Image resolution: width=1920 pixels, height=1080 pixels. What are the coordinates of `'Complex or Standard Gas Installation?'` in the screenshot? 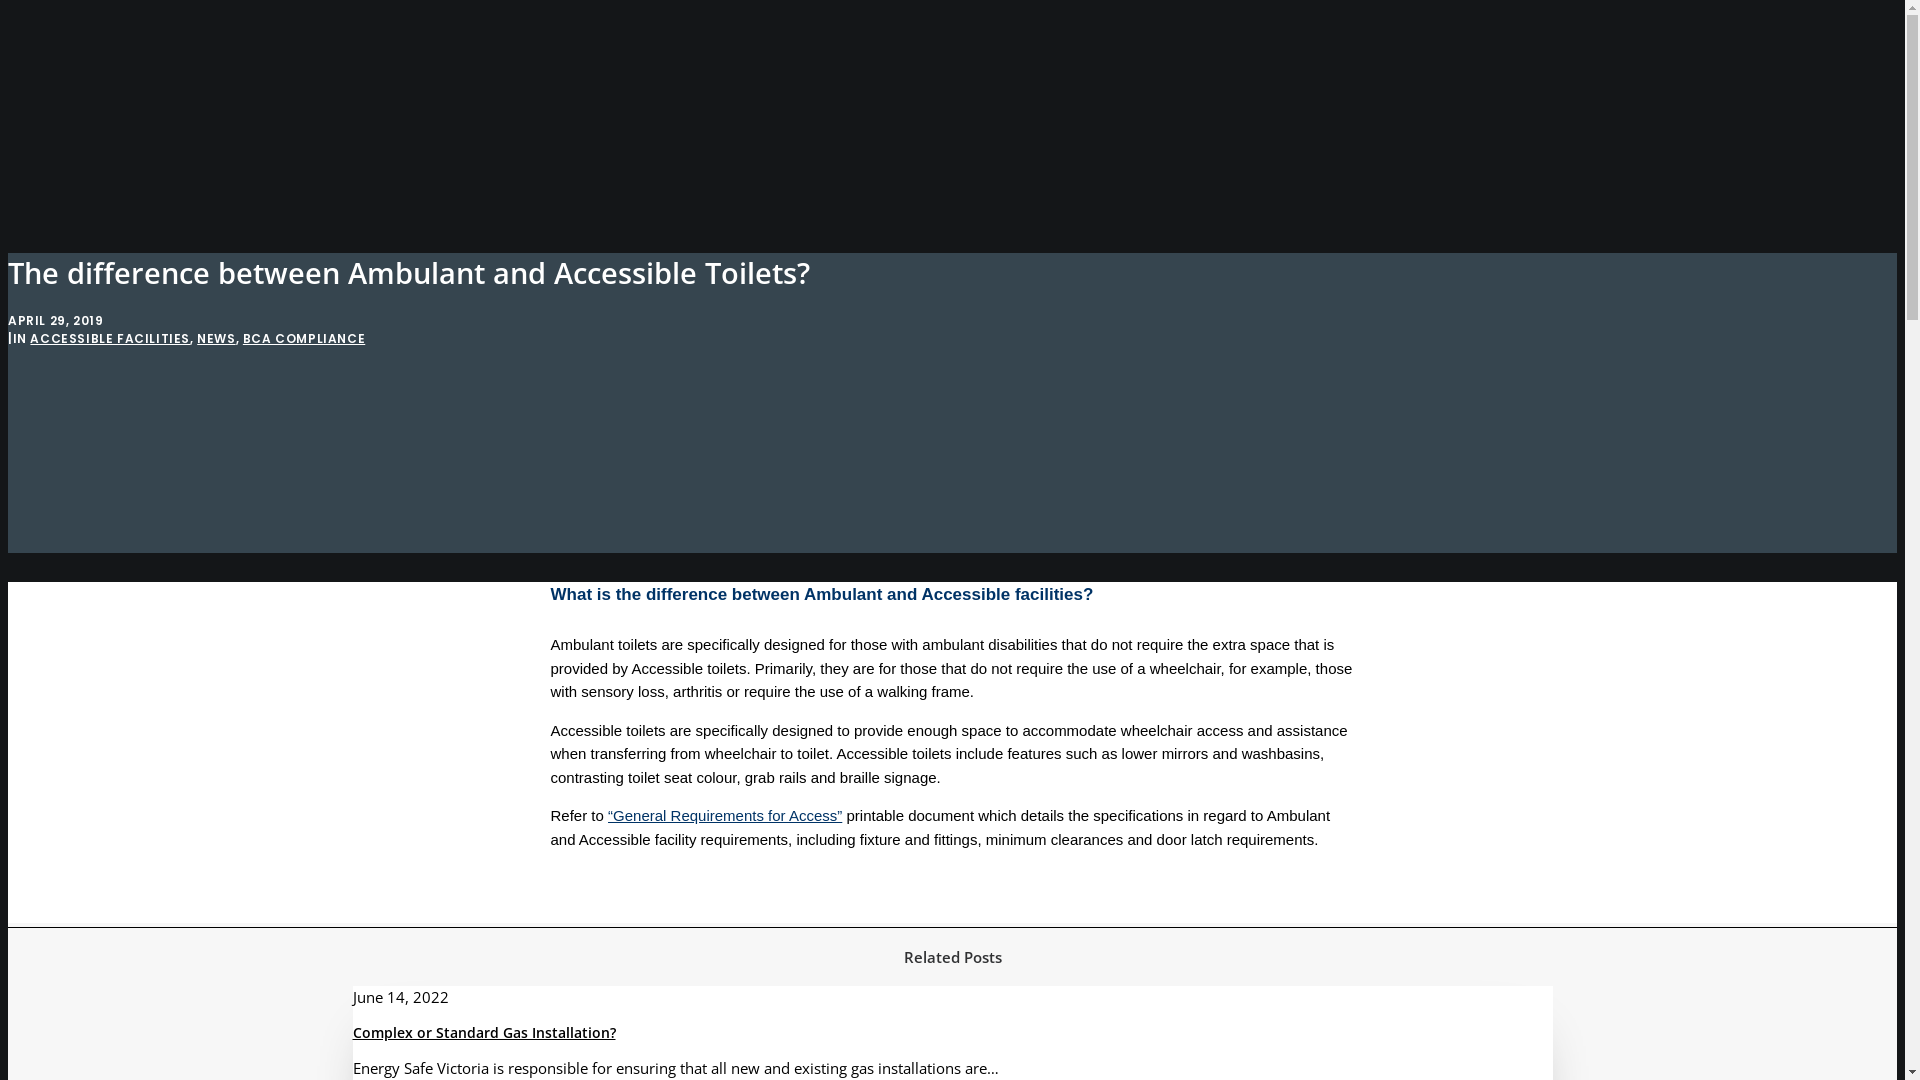 It's located at (351, 1032).